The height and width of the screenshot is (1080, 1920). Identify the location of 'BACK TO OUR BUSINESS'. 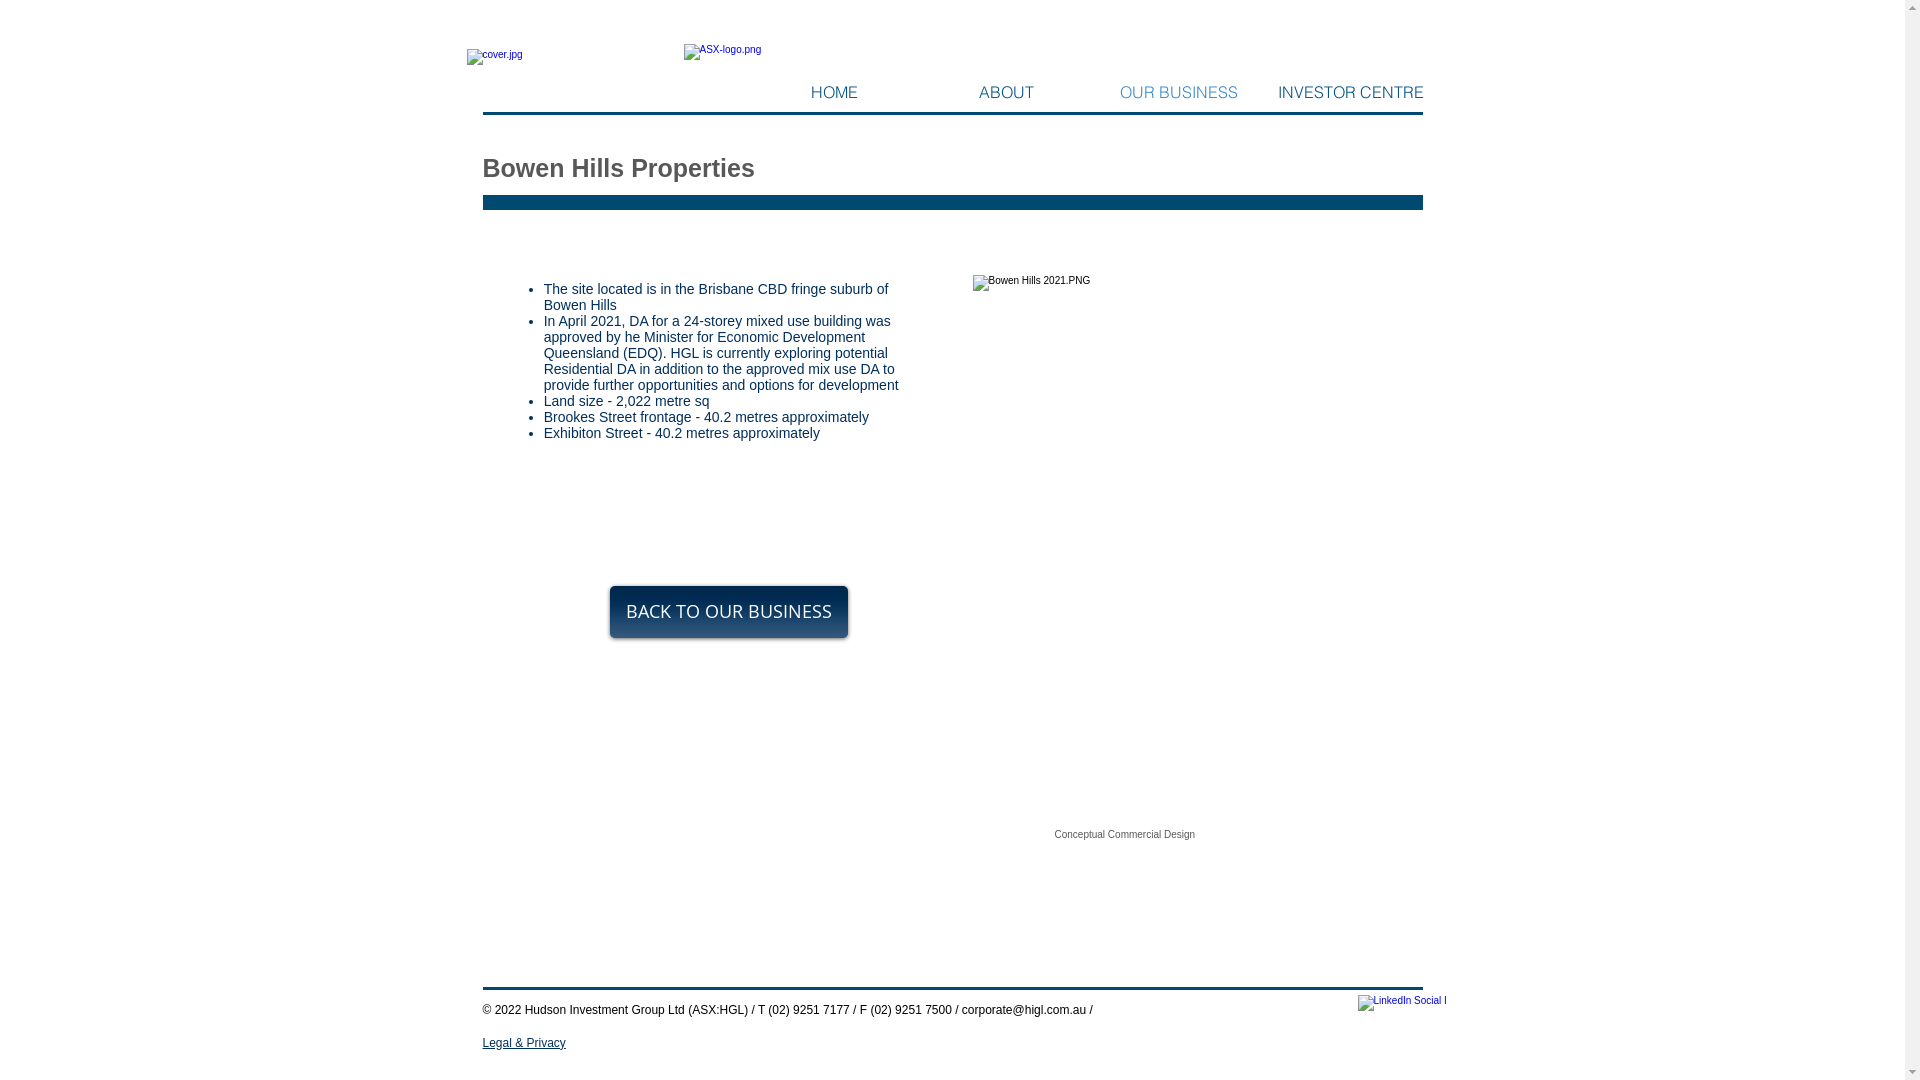
(728, 611).